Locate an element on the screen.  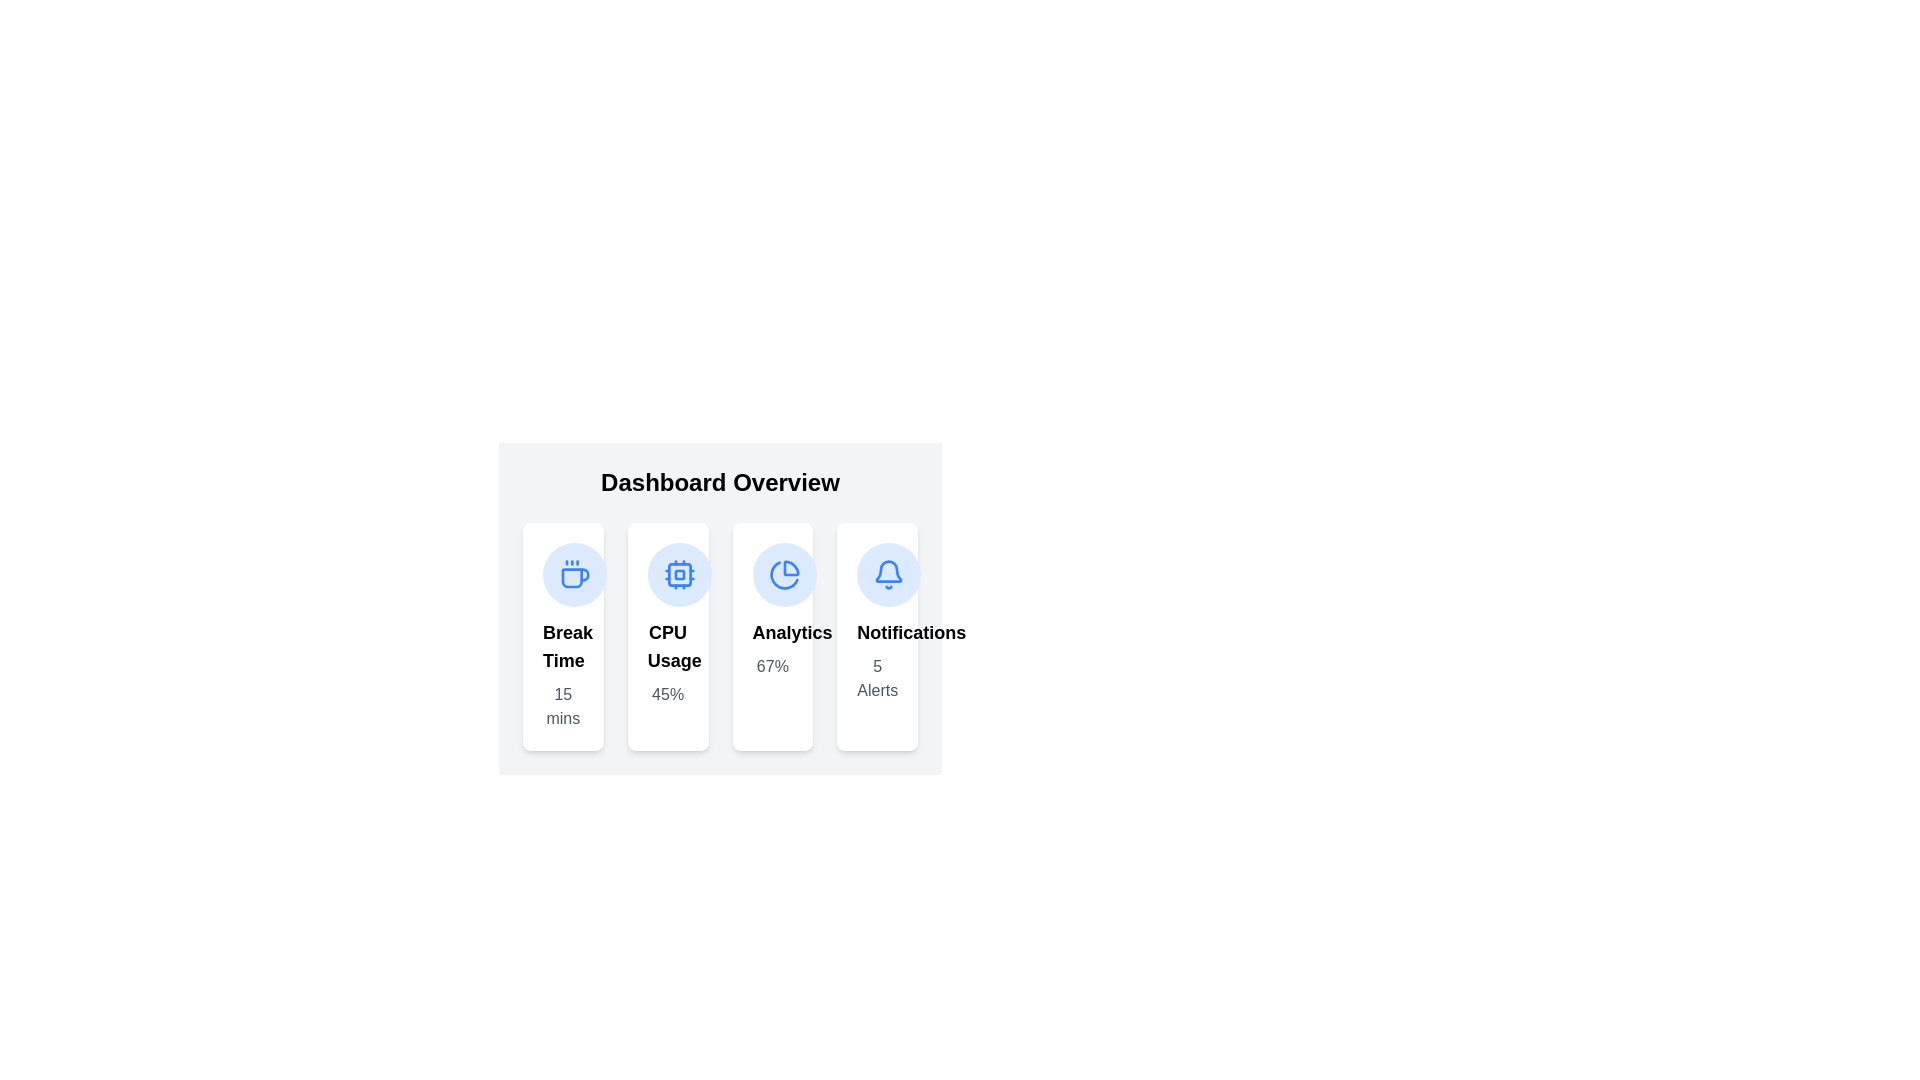
the pie chart icon with a blue outline, which represents data analytics is located at coordinates (783, 574).